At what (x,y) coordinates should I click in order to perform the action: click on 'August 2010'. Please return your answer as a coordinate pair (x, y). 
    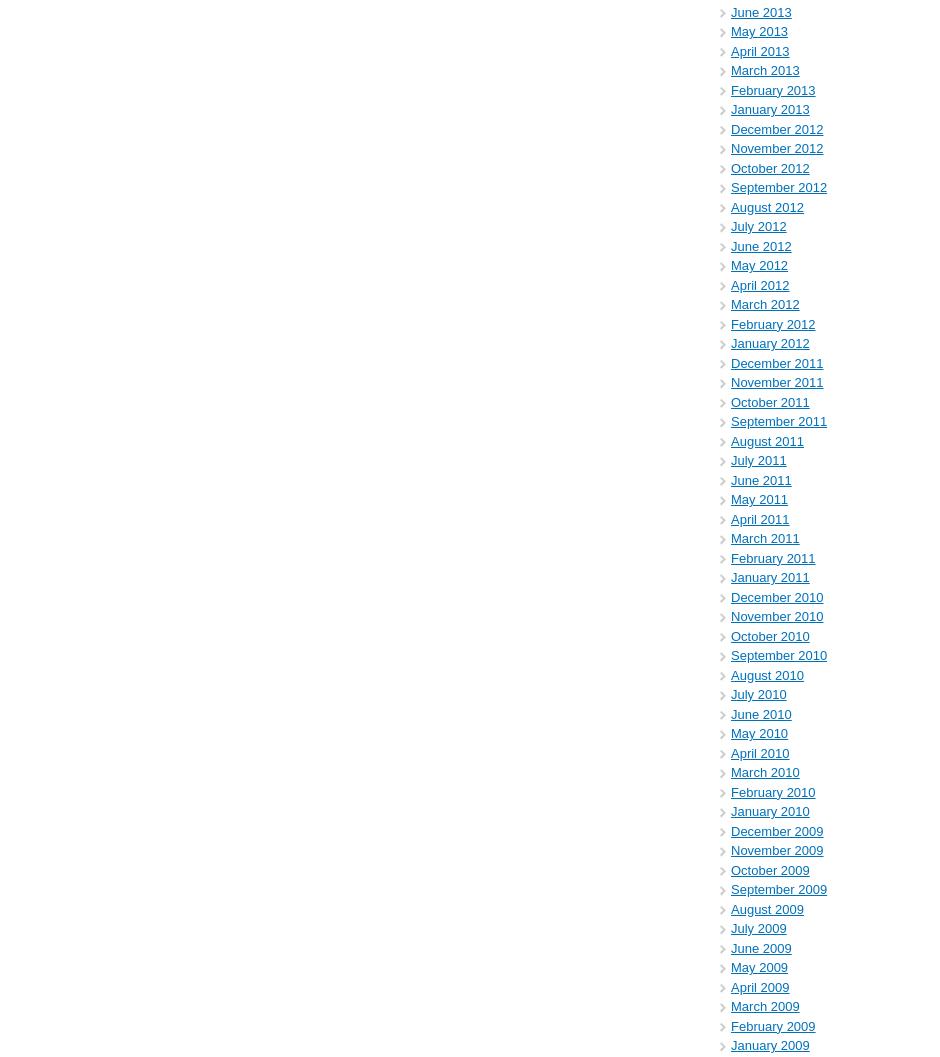
    Looking at the image, I should click on (766, 674).